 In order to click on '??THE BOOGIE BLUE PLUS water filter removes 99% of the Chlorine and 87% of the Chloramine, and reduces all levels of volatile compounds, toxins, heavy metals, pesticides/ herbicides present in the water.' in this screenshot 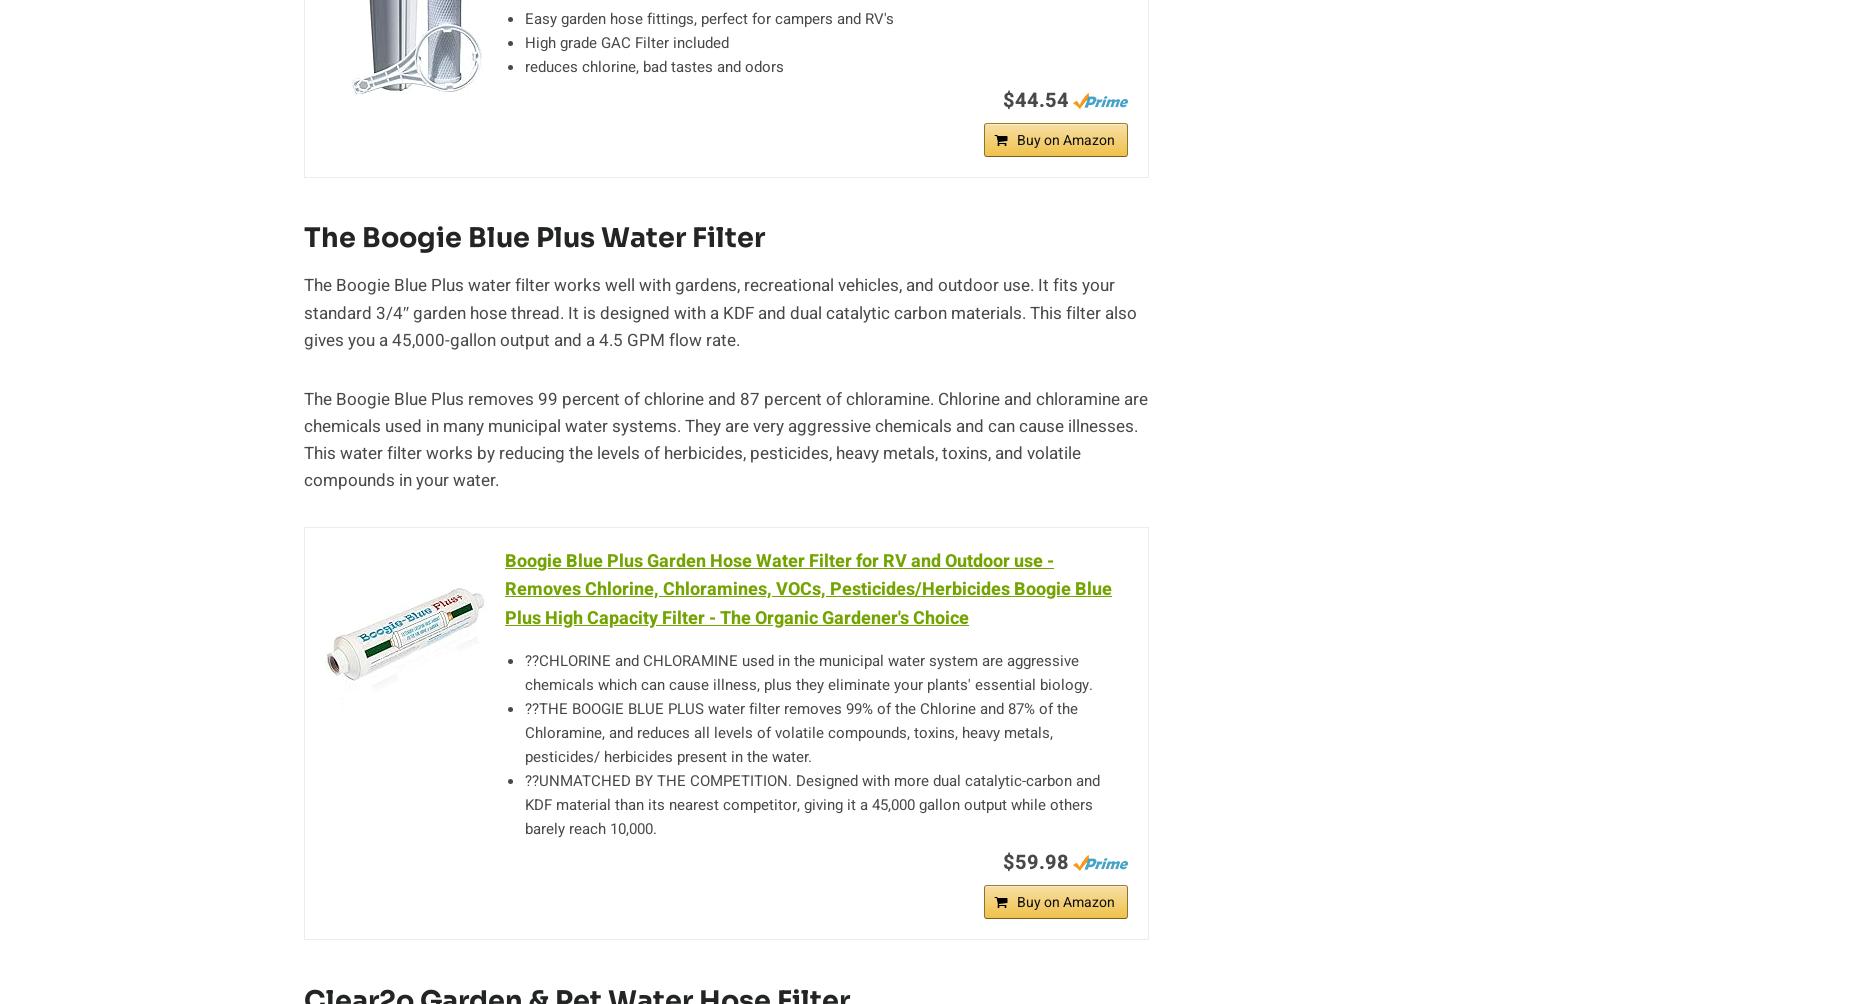, I will do `click(525, 732)`.